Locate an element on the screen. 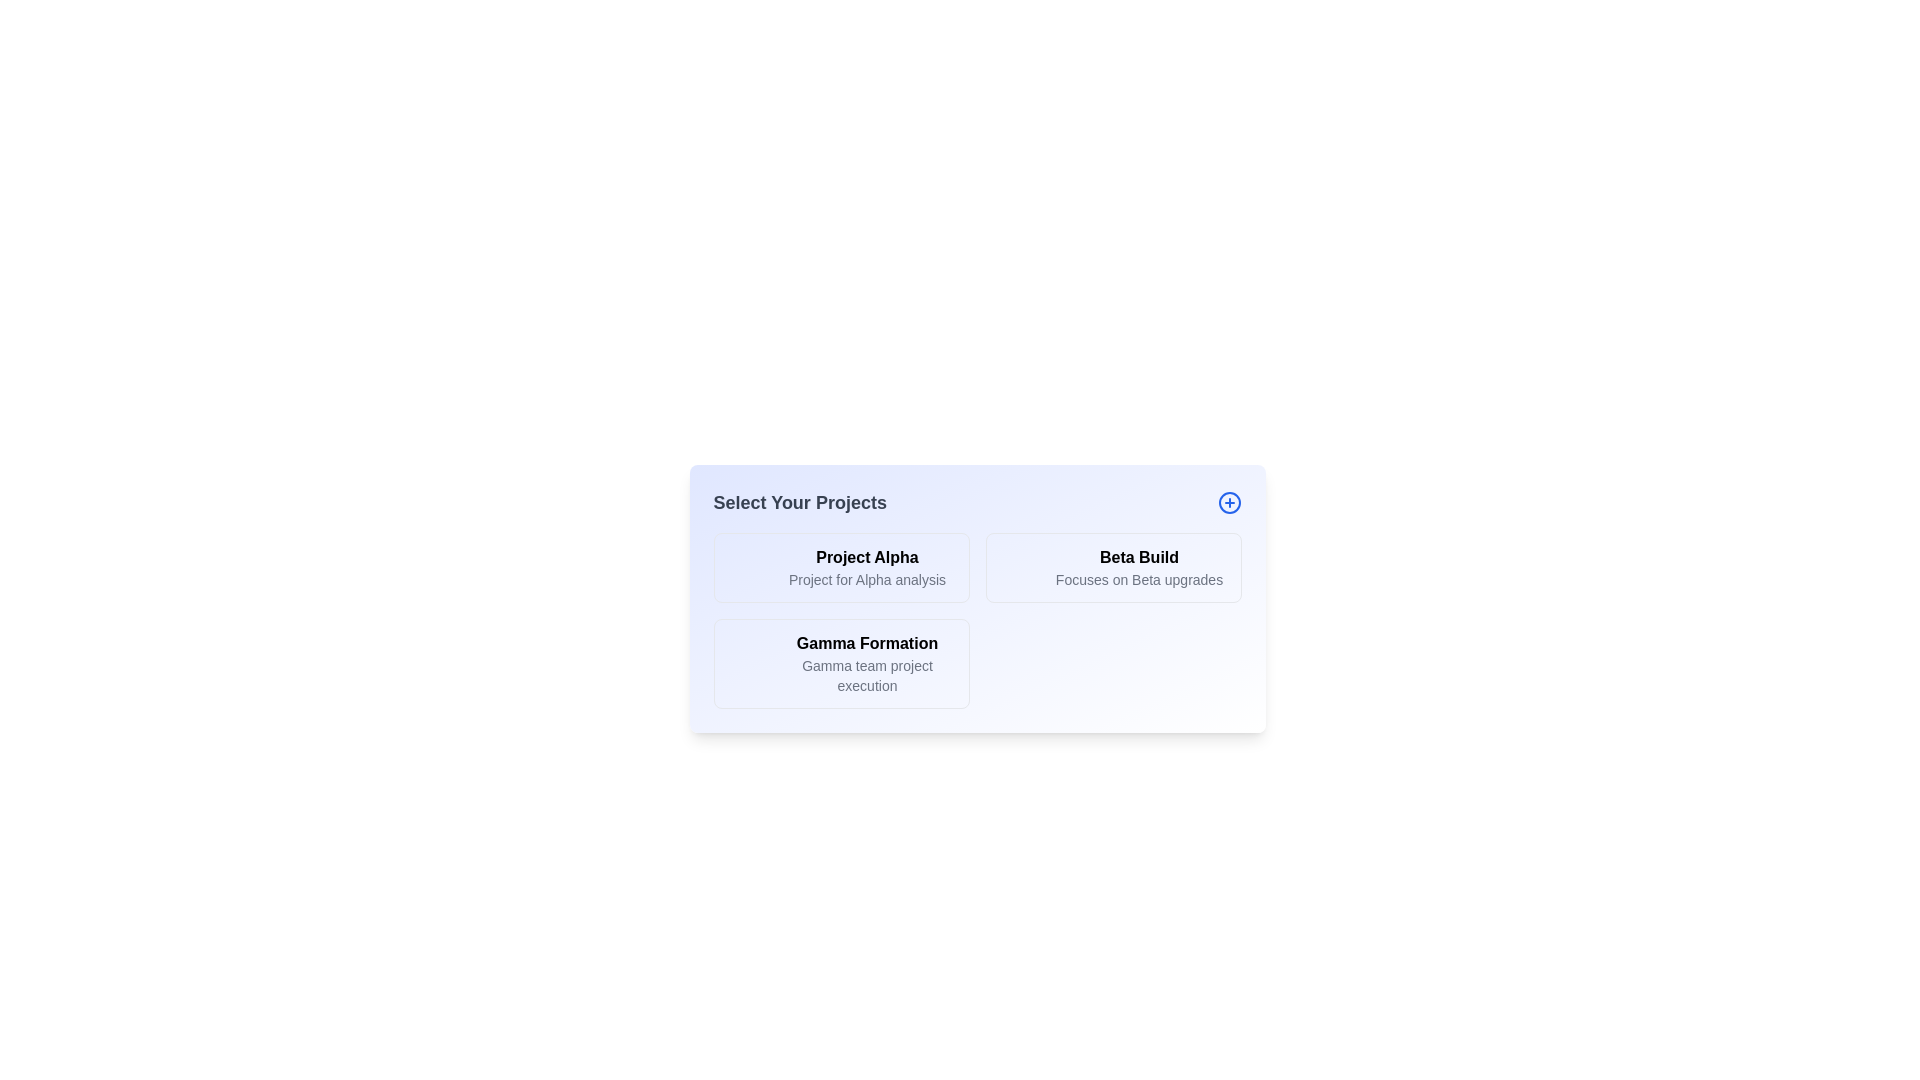 This screenshot has width=1920, height=1080. text label that contains 'Project for Alpha analysis', which is styled in small gray text and located below the bolded title 'Project Alpha' is located at coordinates (867, 579).